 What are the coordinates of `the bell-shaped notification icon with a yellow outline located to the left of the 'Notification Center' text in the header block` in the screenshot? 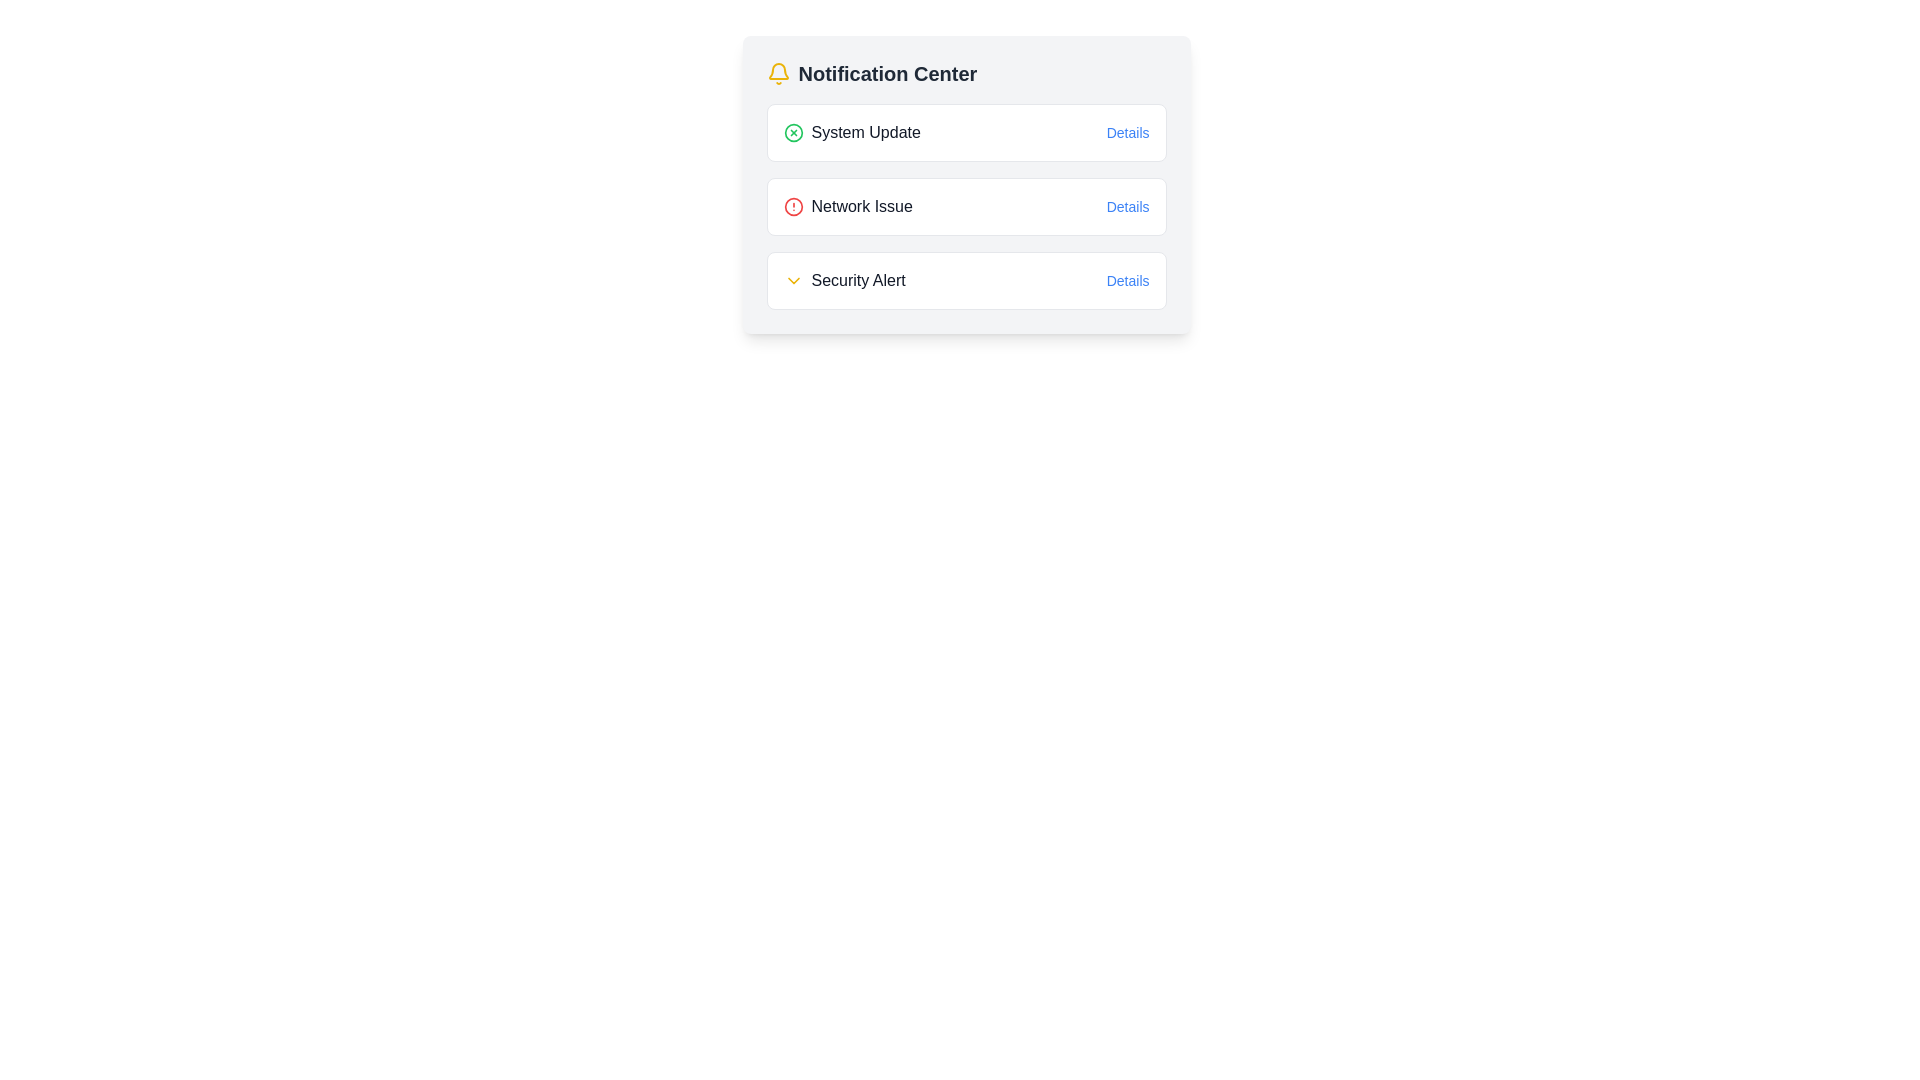 It's located at (777, 72).